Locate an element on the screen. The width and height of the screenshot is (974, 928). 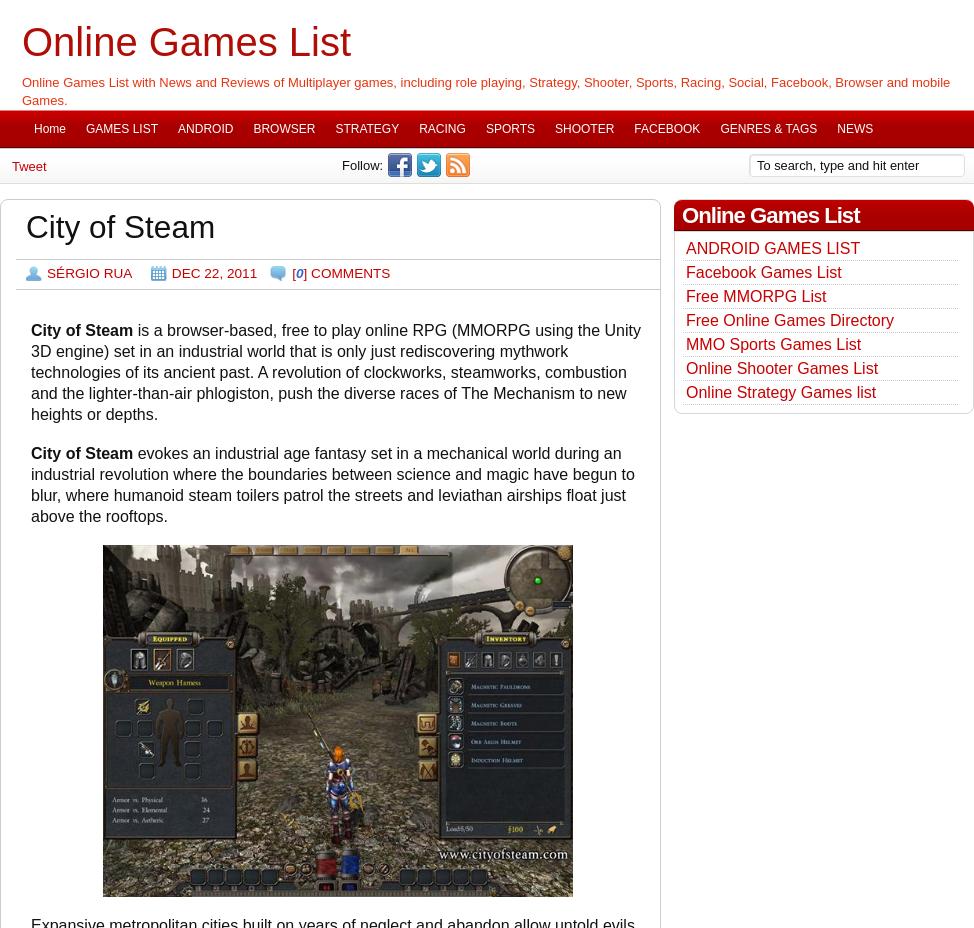
'BROWSER' is located at coordinates (283, 128).